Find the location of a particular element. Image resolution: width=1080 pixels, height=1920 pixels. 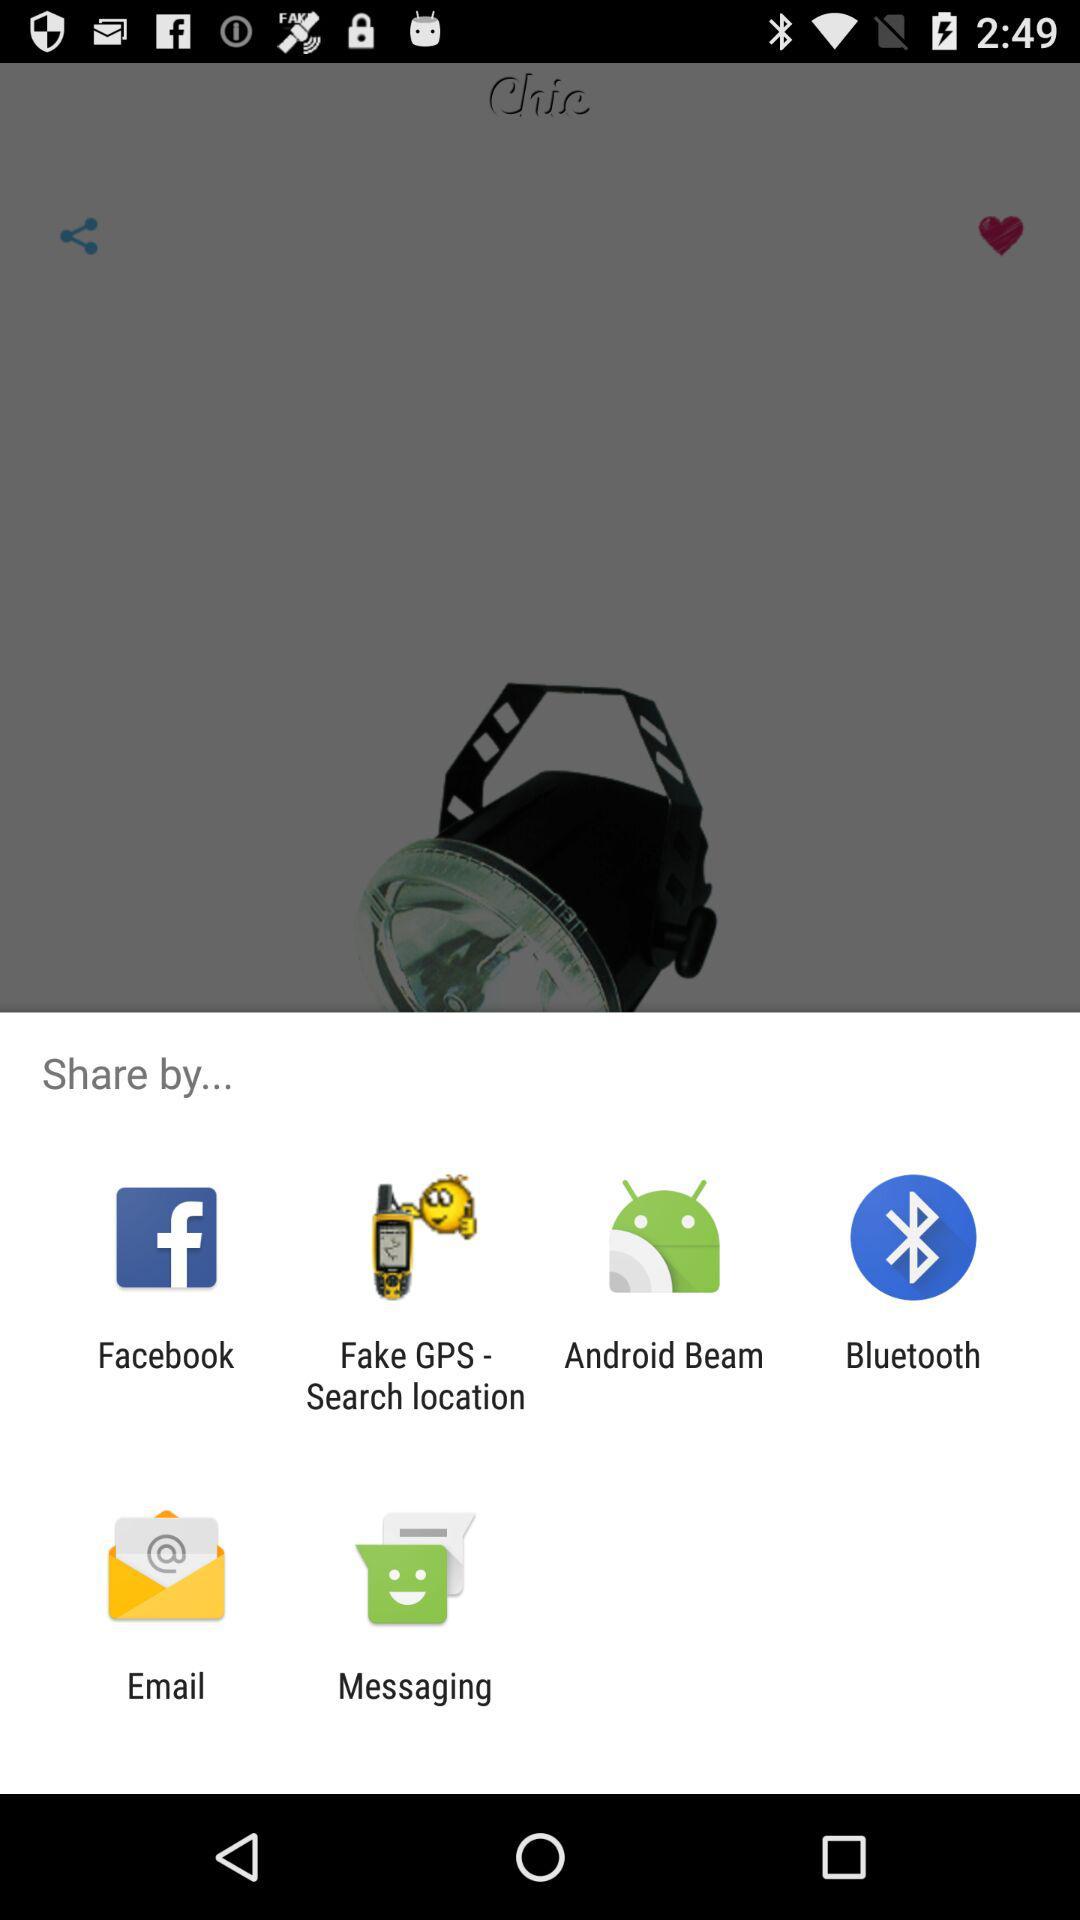

the icon next to android beam item is located at coordinates (913, 1374).